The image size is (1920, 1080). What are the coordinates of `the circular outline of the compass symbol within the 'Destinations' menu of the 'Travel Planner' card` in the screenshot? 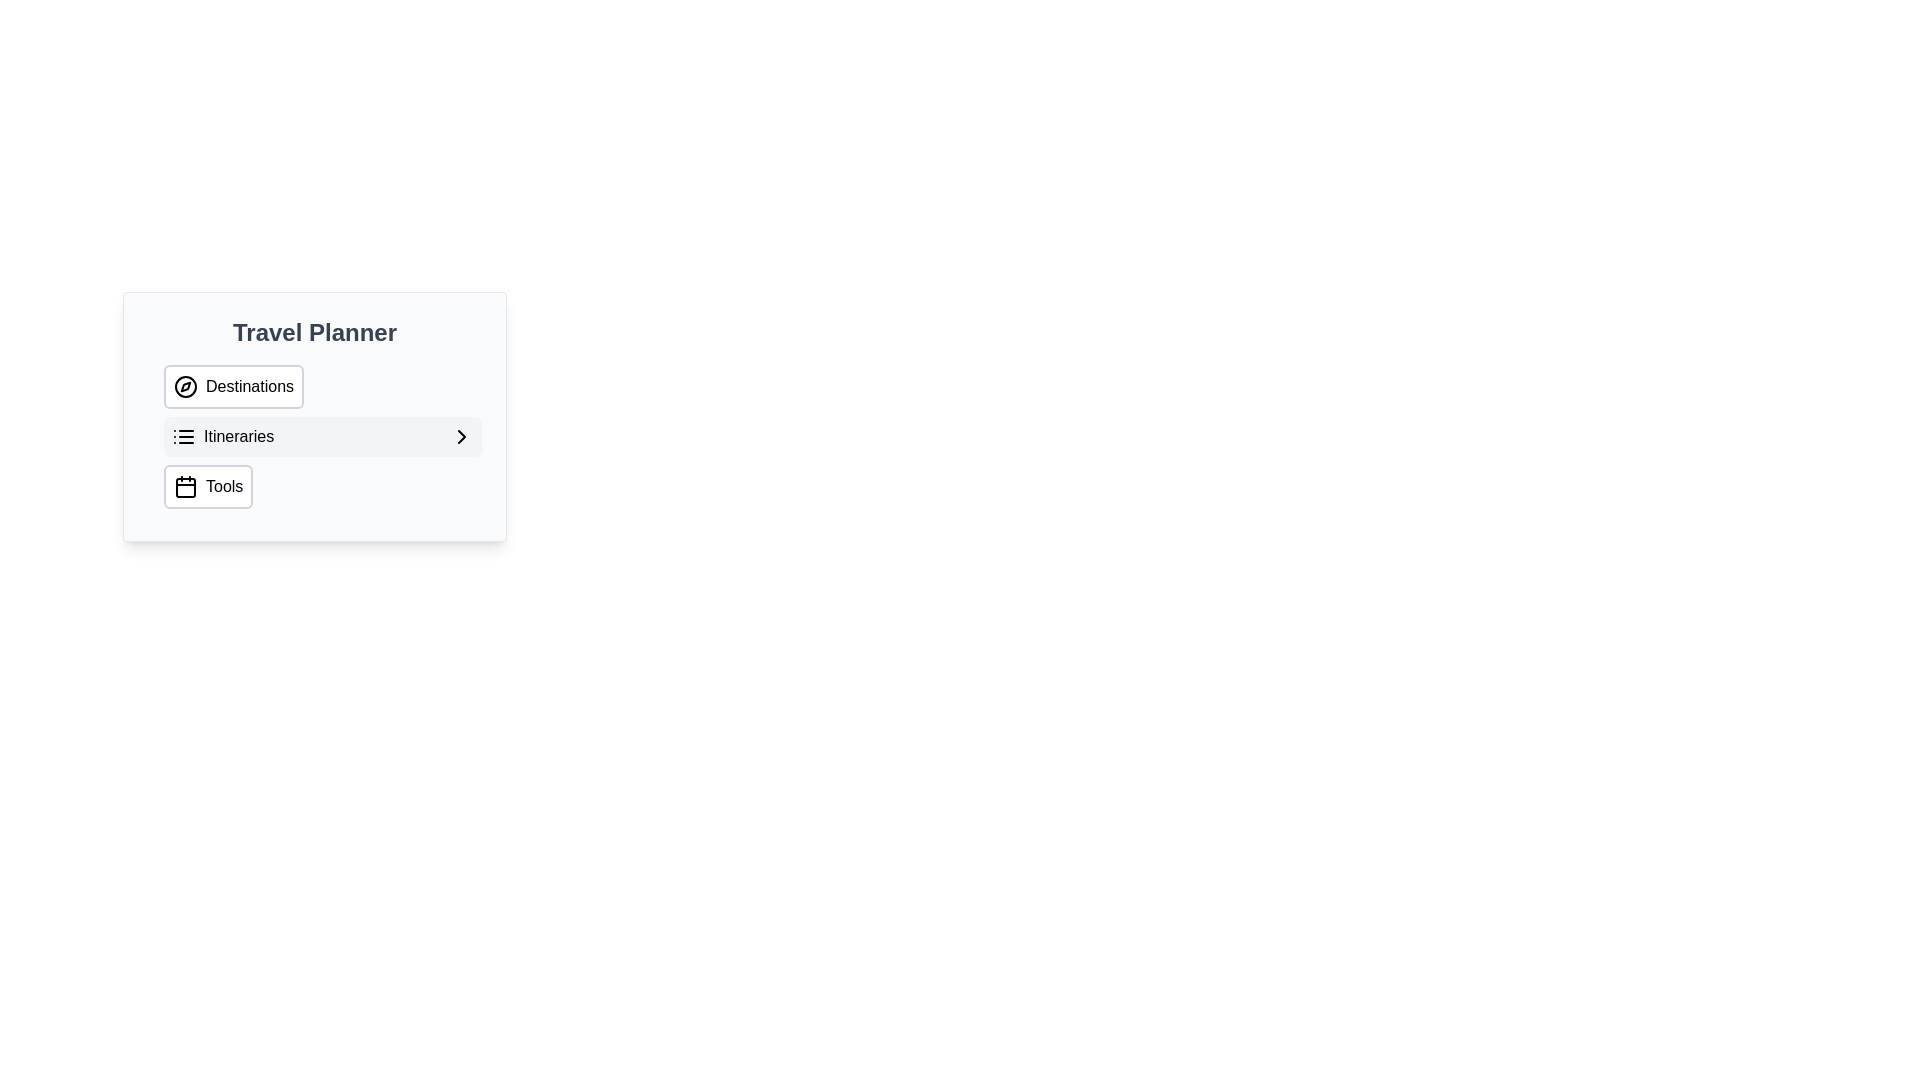 It's located at (186, 386).